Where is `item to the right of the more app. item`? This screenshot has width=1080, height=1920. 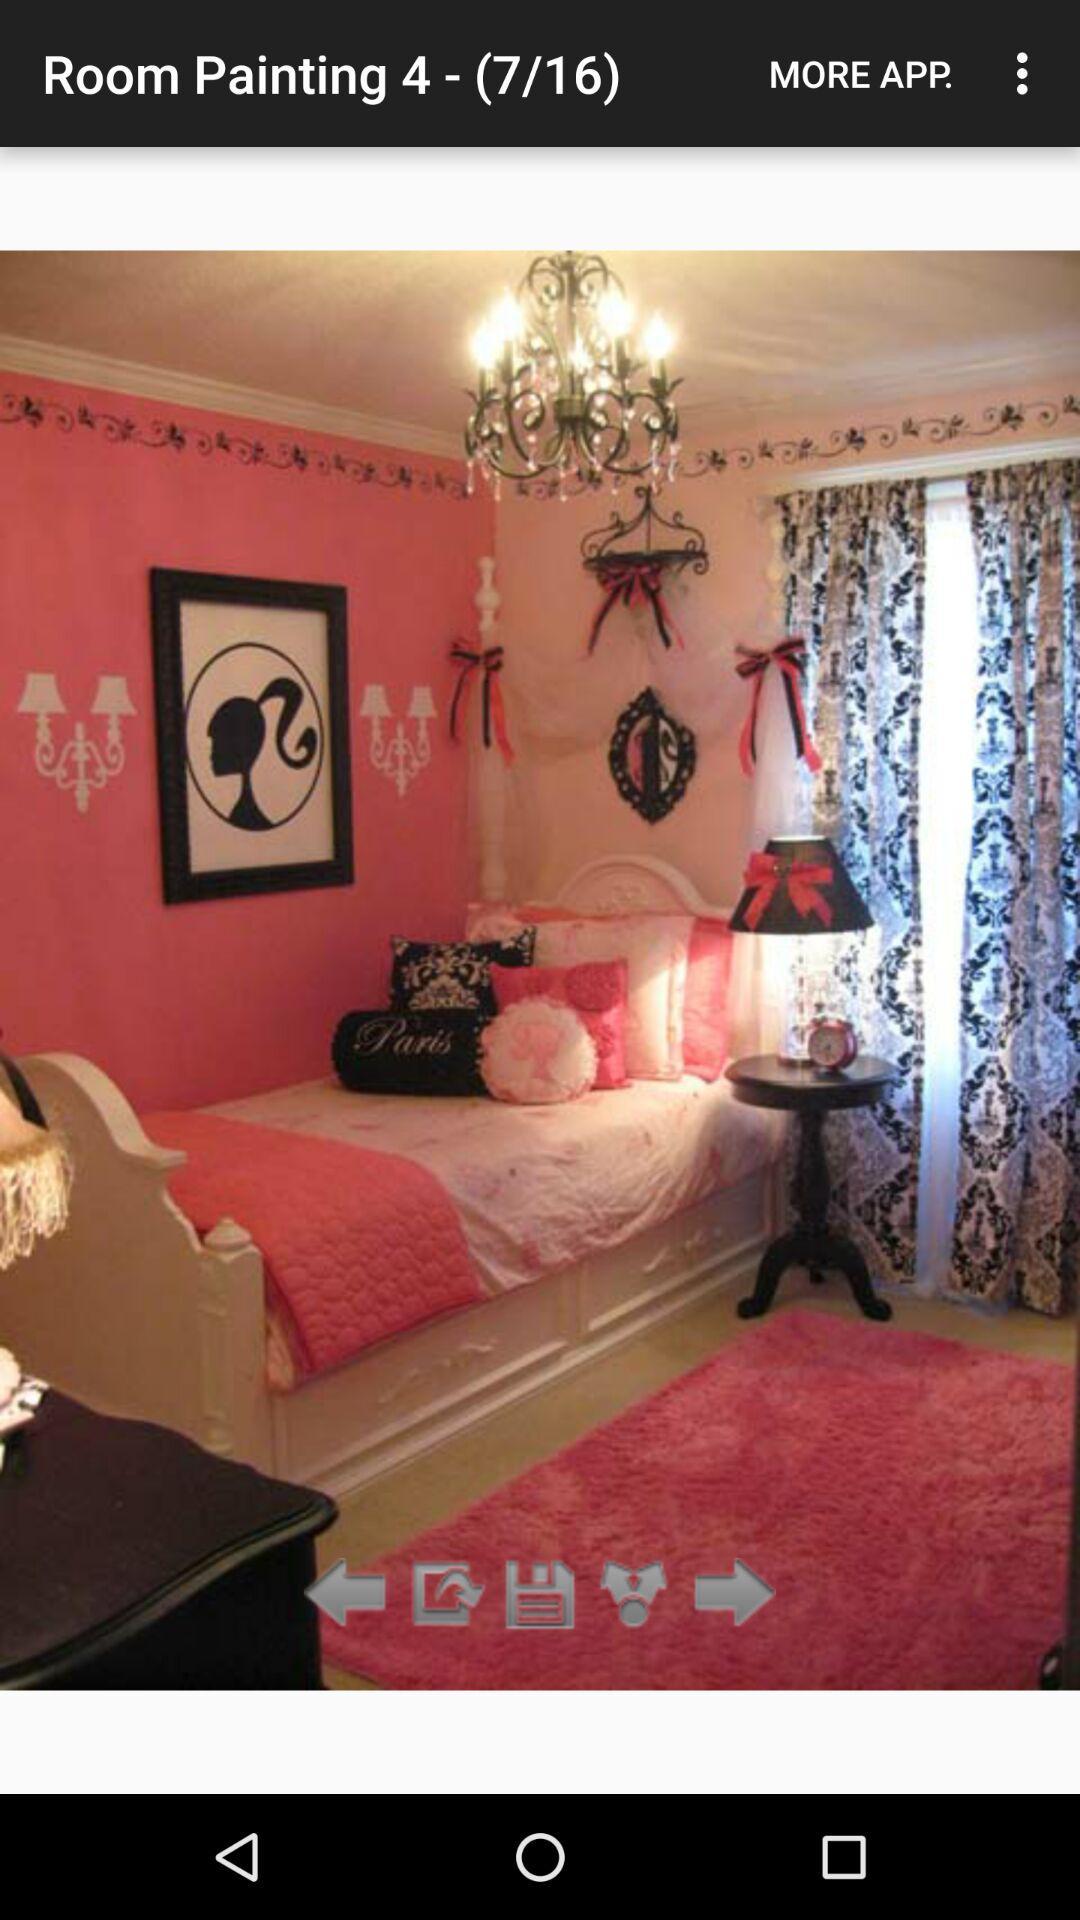 item to the right of the more app. item is located at coordinates (1027, 73).